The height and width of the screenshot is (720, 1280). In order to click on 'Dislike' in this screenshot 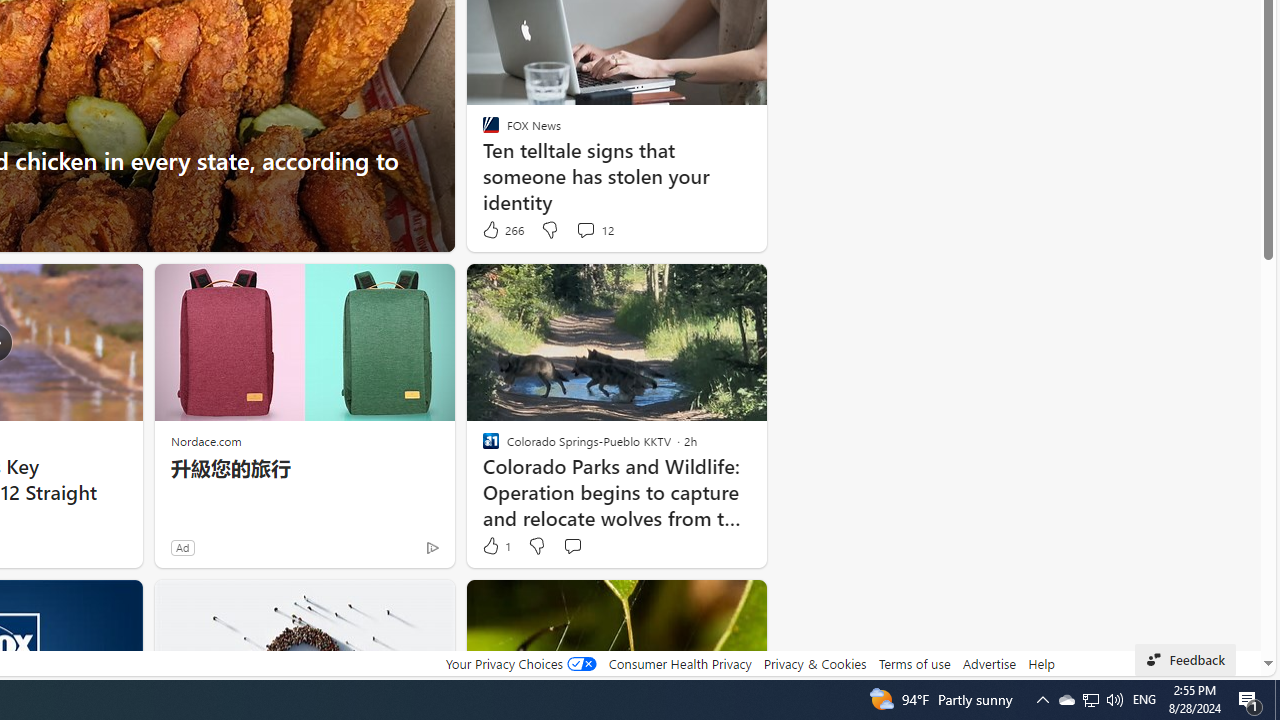, I will do `click(536, 546)`.